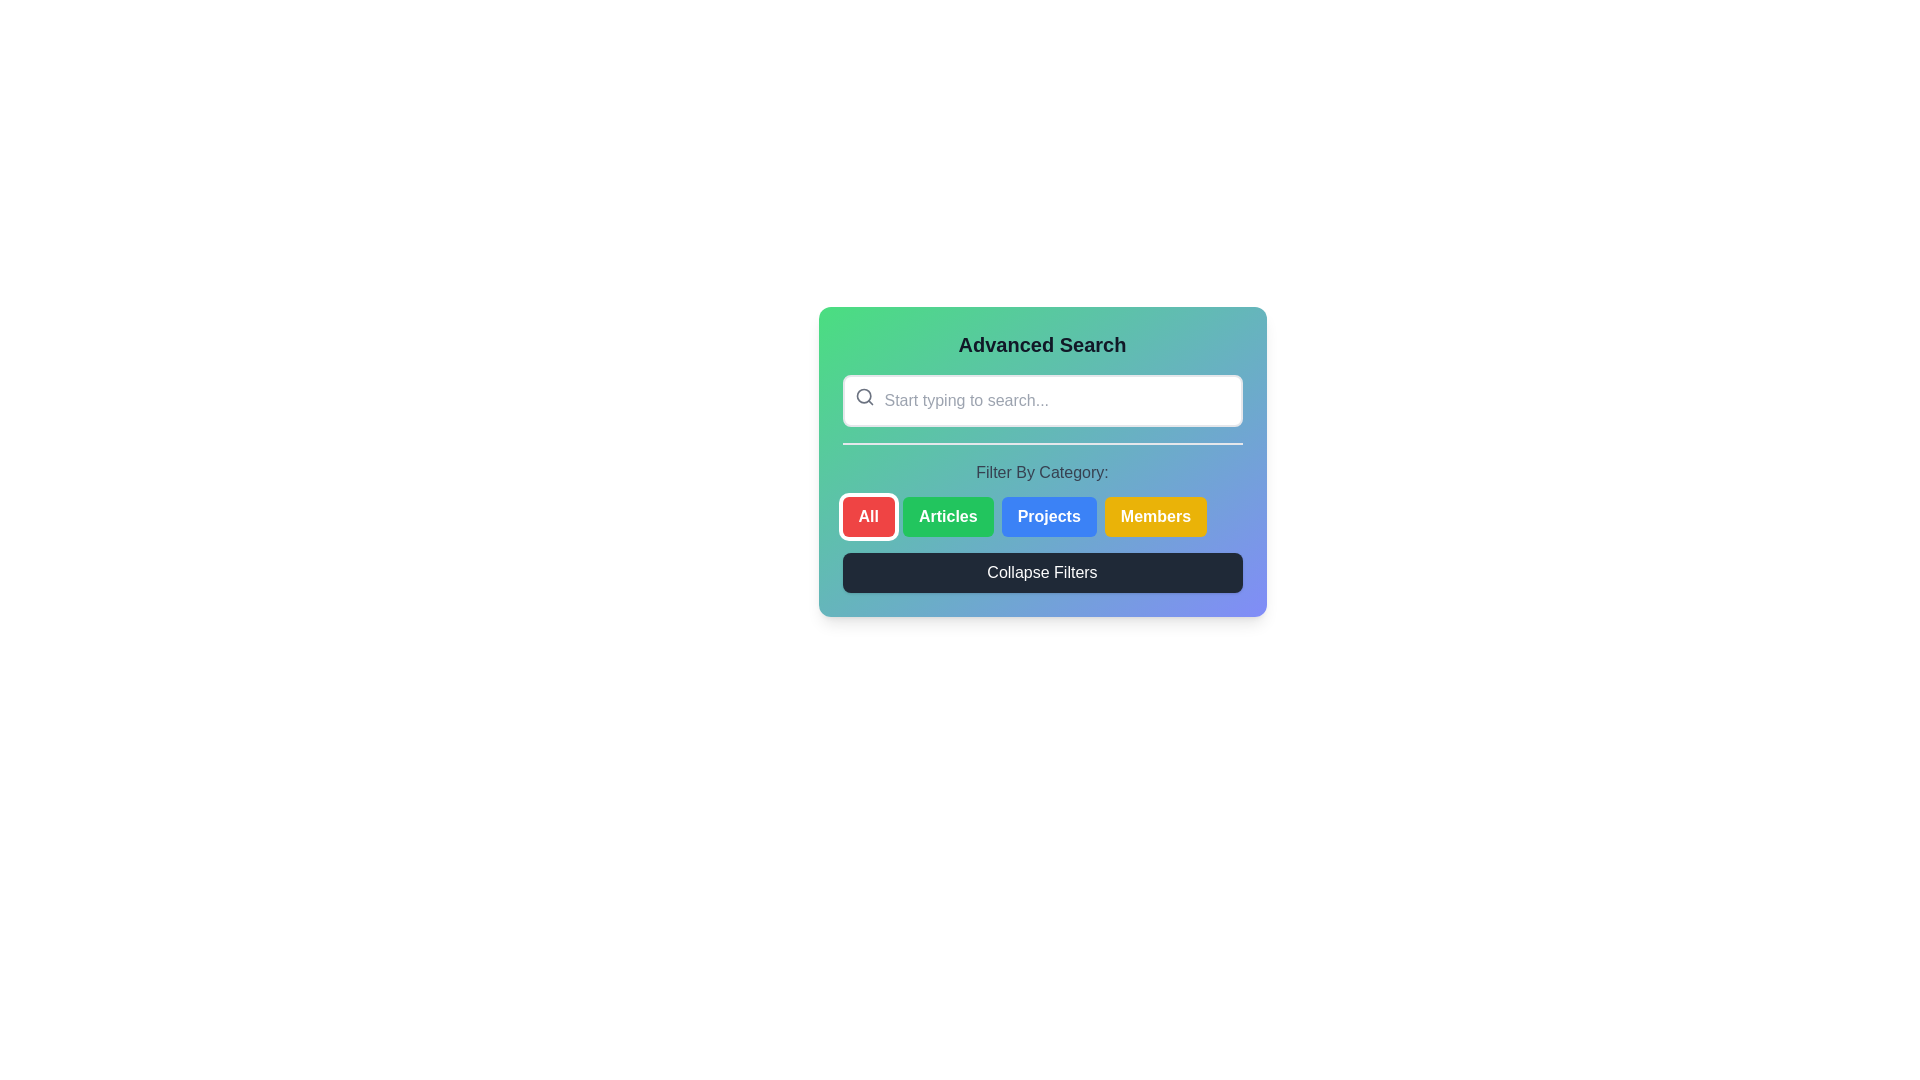  I want to click on the 'Projects' button, which is a rectangular button with rounded corners, blue background, and white bold text, positioned under the 'Filter By Category:' label, so click(1048, 515).